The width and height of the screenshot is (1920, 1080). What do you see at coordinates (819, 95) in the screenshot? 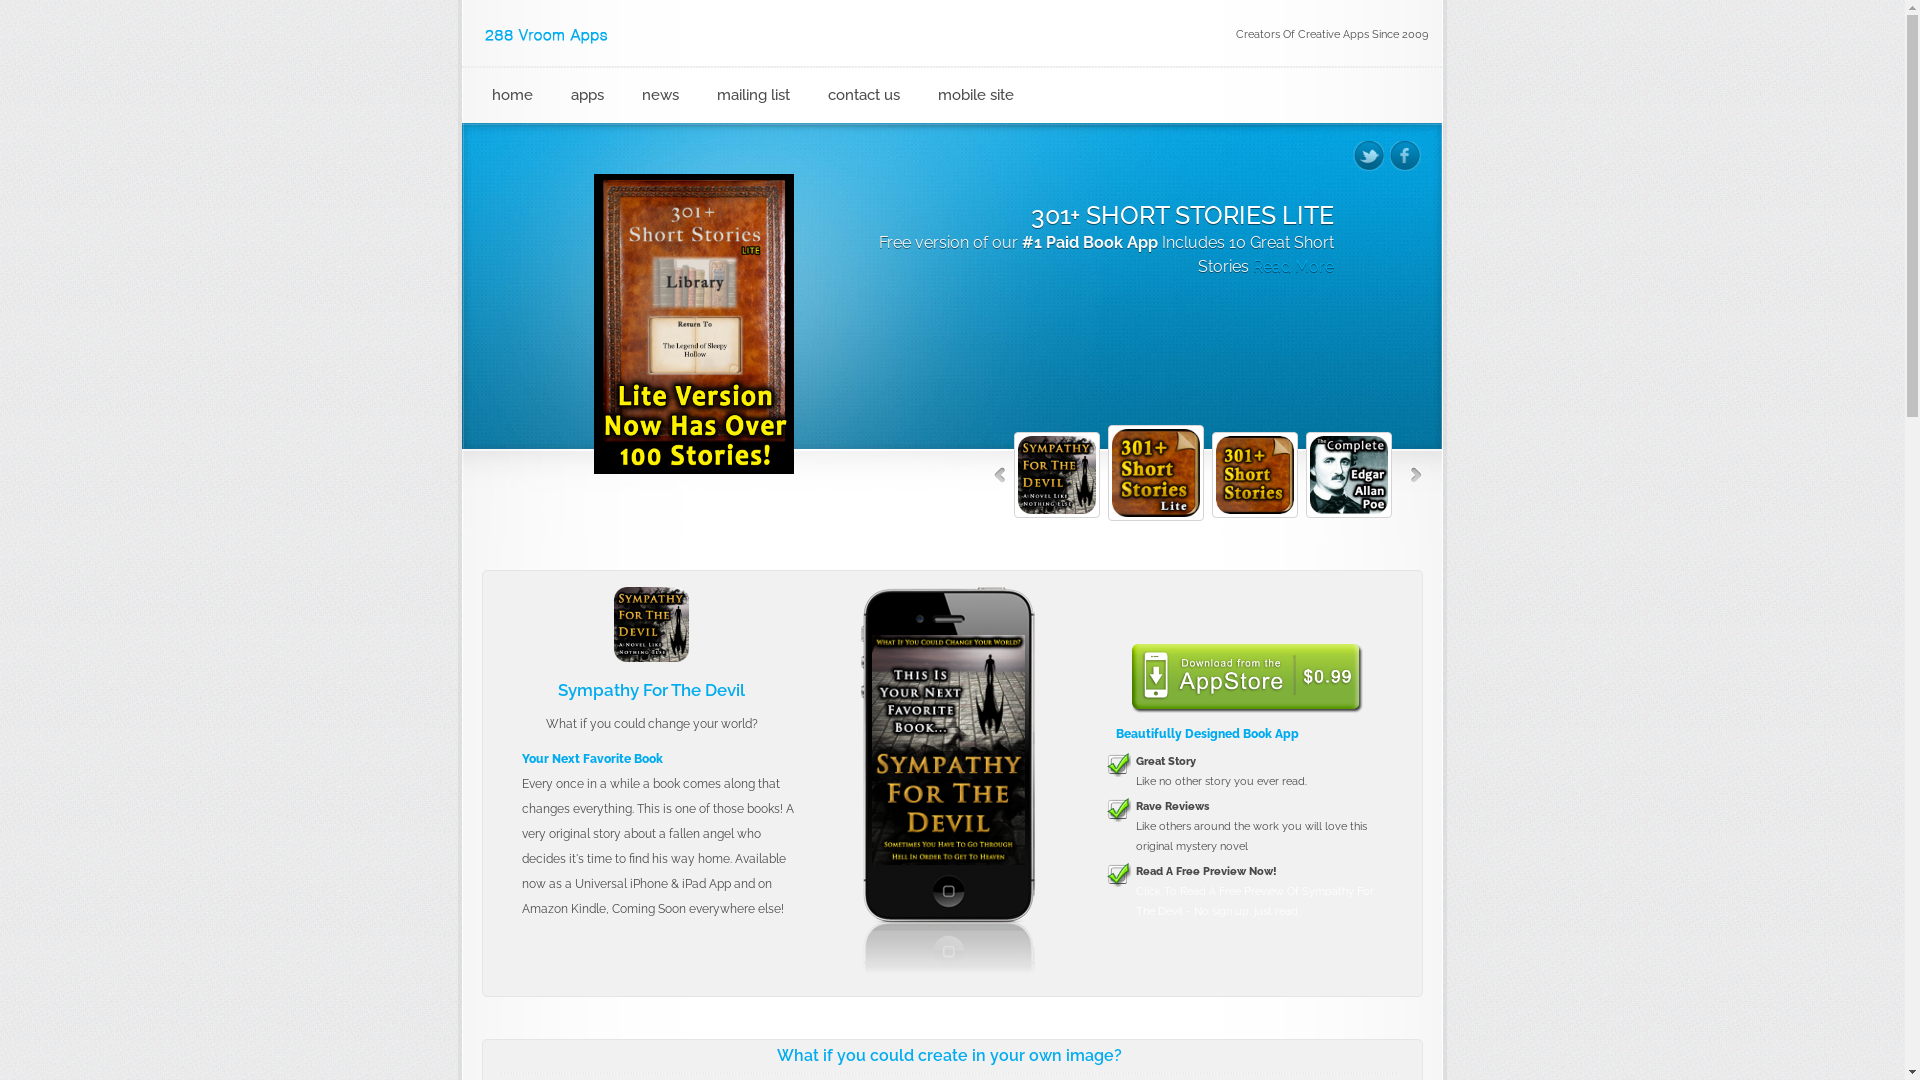
I see `'contact us'` at bounding box center [819, 95].